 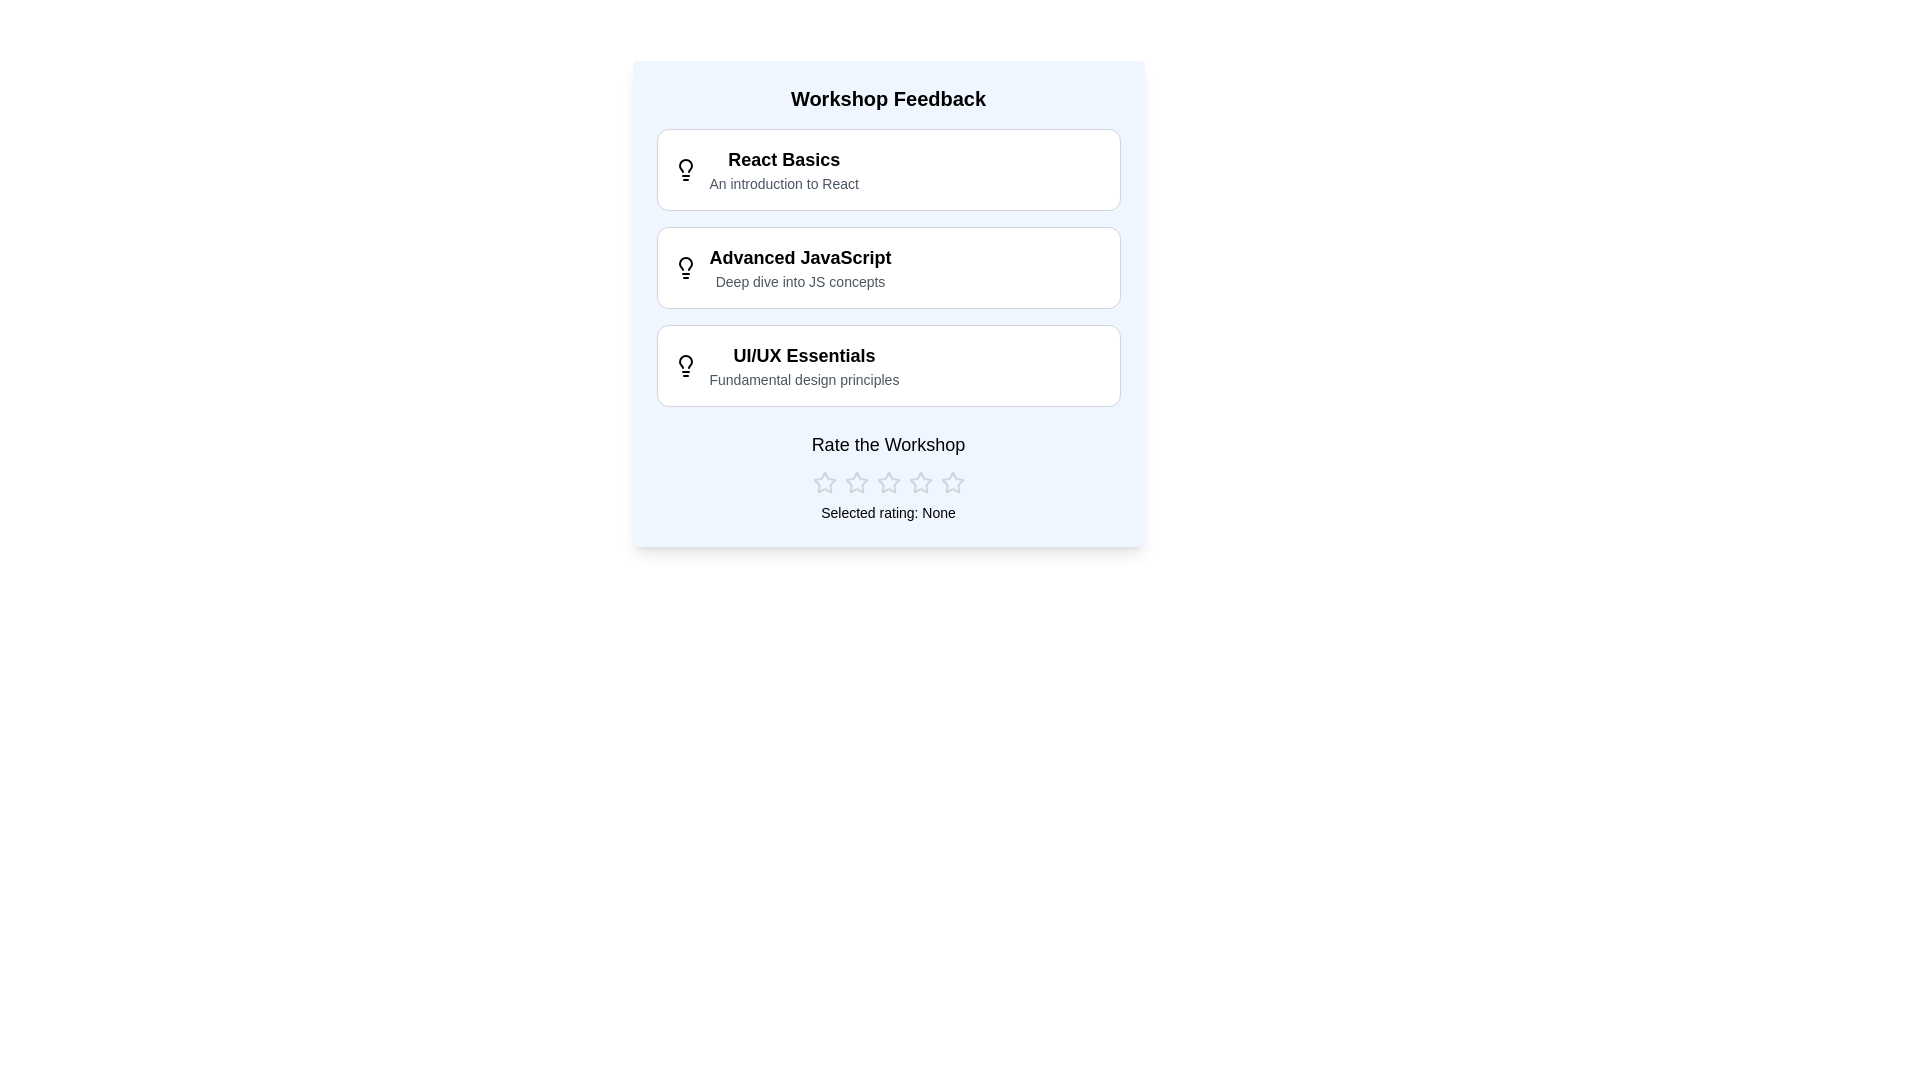 I want to click on the third star icon in the row of five rating stars under the 'Rate the Workshop' heading, so click(x=887, y=482).